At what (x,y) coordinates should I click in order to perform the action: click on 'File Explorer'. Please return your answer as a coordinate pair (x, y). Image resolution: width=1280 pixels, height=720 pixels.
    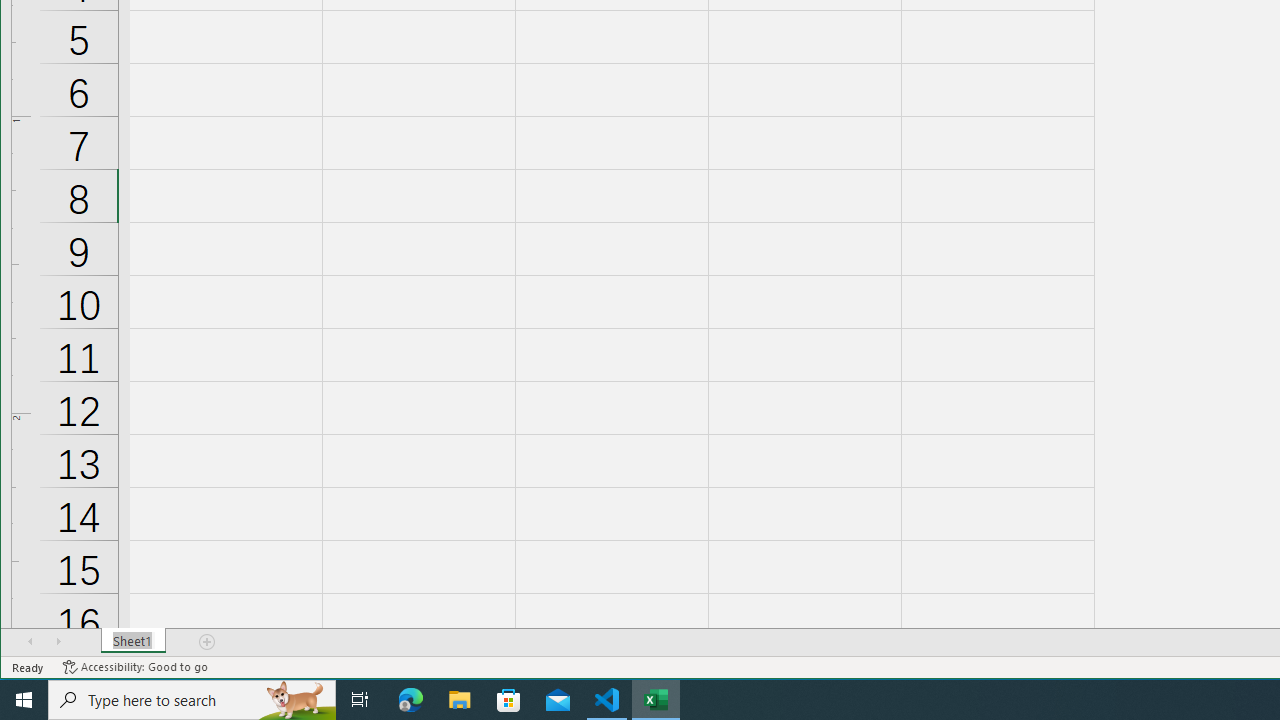
    Looking at the image, I should click on (459, 698).